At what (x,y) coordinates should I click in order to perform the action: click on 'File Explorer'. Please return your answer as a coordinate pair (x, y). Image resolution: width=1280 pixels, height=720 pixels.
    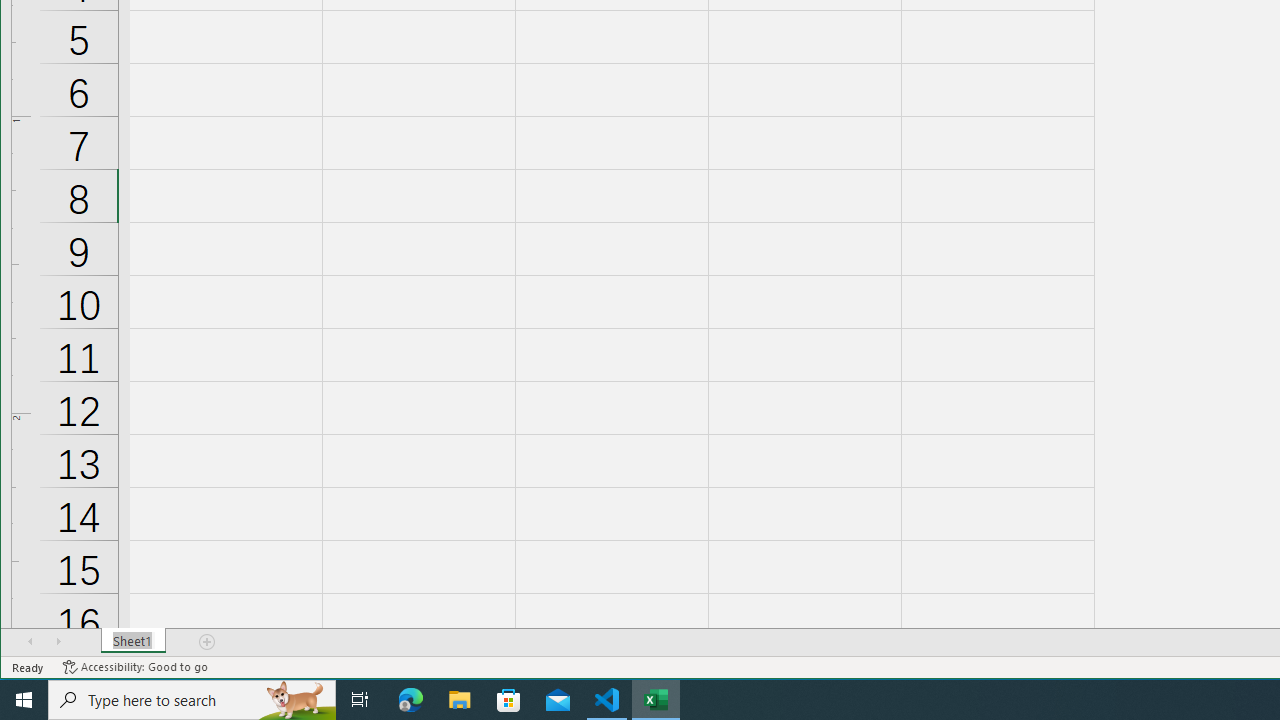
    Looking at the image, I should click on (459, 698).